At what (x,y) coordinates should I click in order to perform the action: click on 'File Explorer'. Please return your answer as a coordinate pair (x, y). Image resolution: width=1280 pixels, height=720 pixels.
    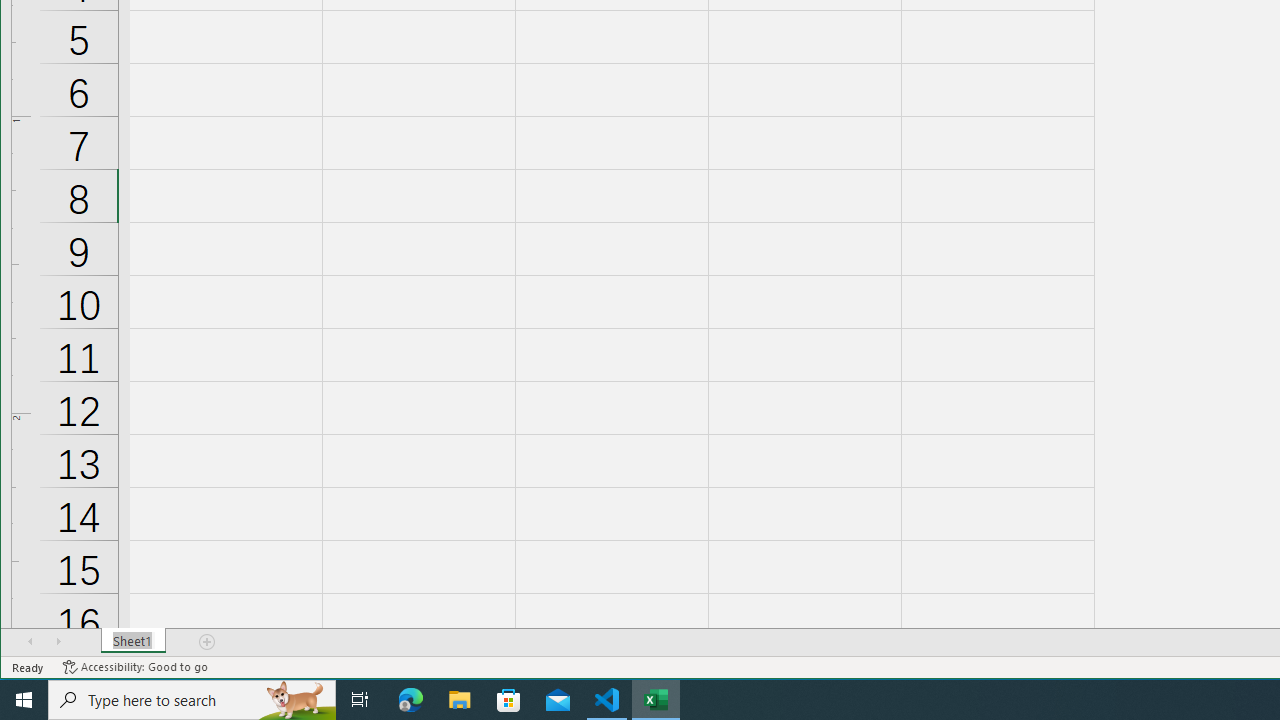
    Looking at the image, I should click on (459, 698).